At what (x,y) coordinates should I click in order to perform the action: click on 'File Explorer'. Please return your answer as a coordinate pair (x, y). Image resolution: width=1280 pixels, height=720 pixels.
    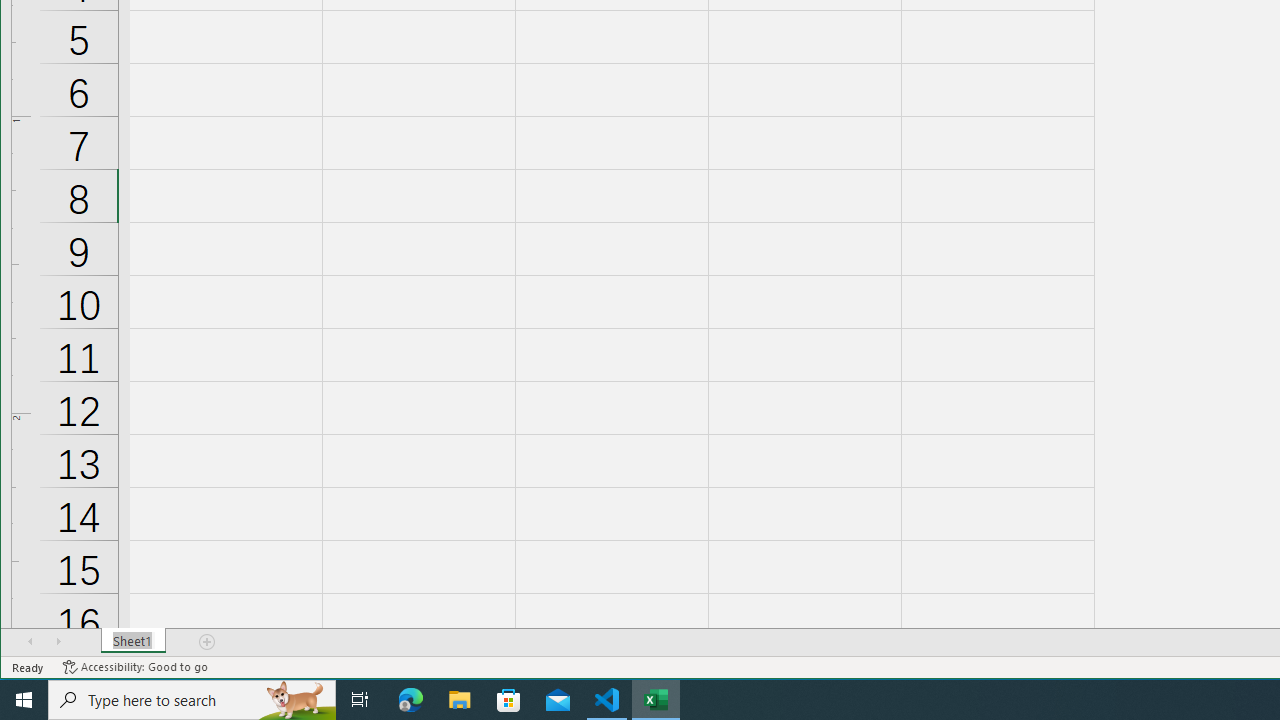
    Looking at the image, I should click on (459, 698).